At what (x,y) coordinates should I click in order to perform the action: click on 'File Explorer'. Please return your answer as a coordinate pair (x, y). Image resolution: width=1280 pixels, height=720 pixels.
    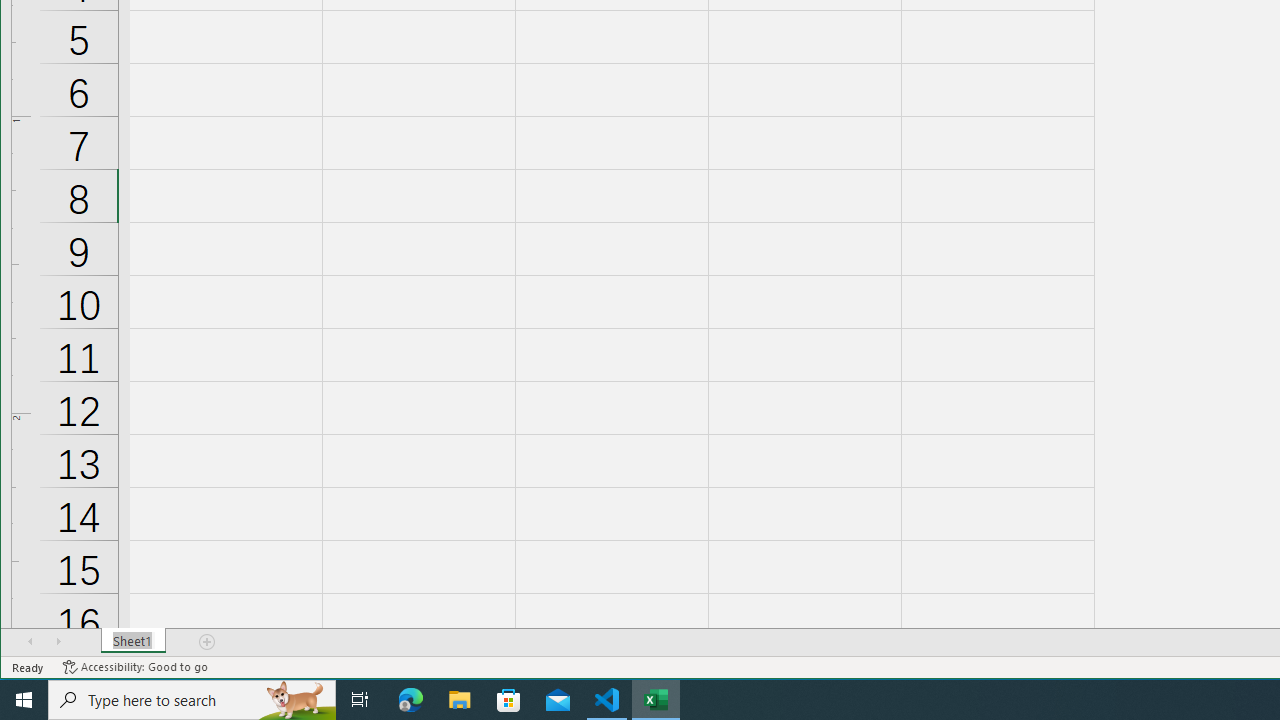
    Looking at the image, I should click on (459, 698).